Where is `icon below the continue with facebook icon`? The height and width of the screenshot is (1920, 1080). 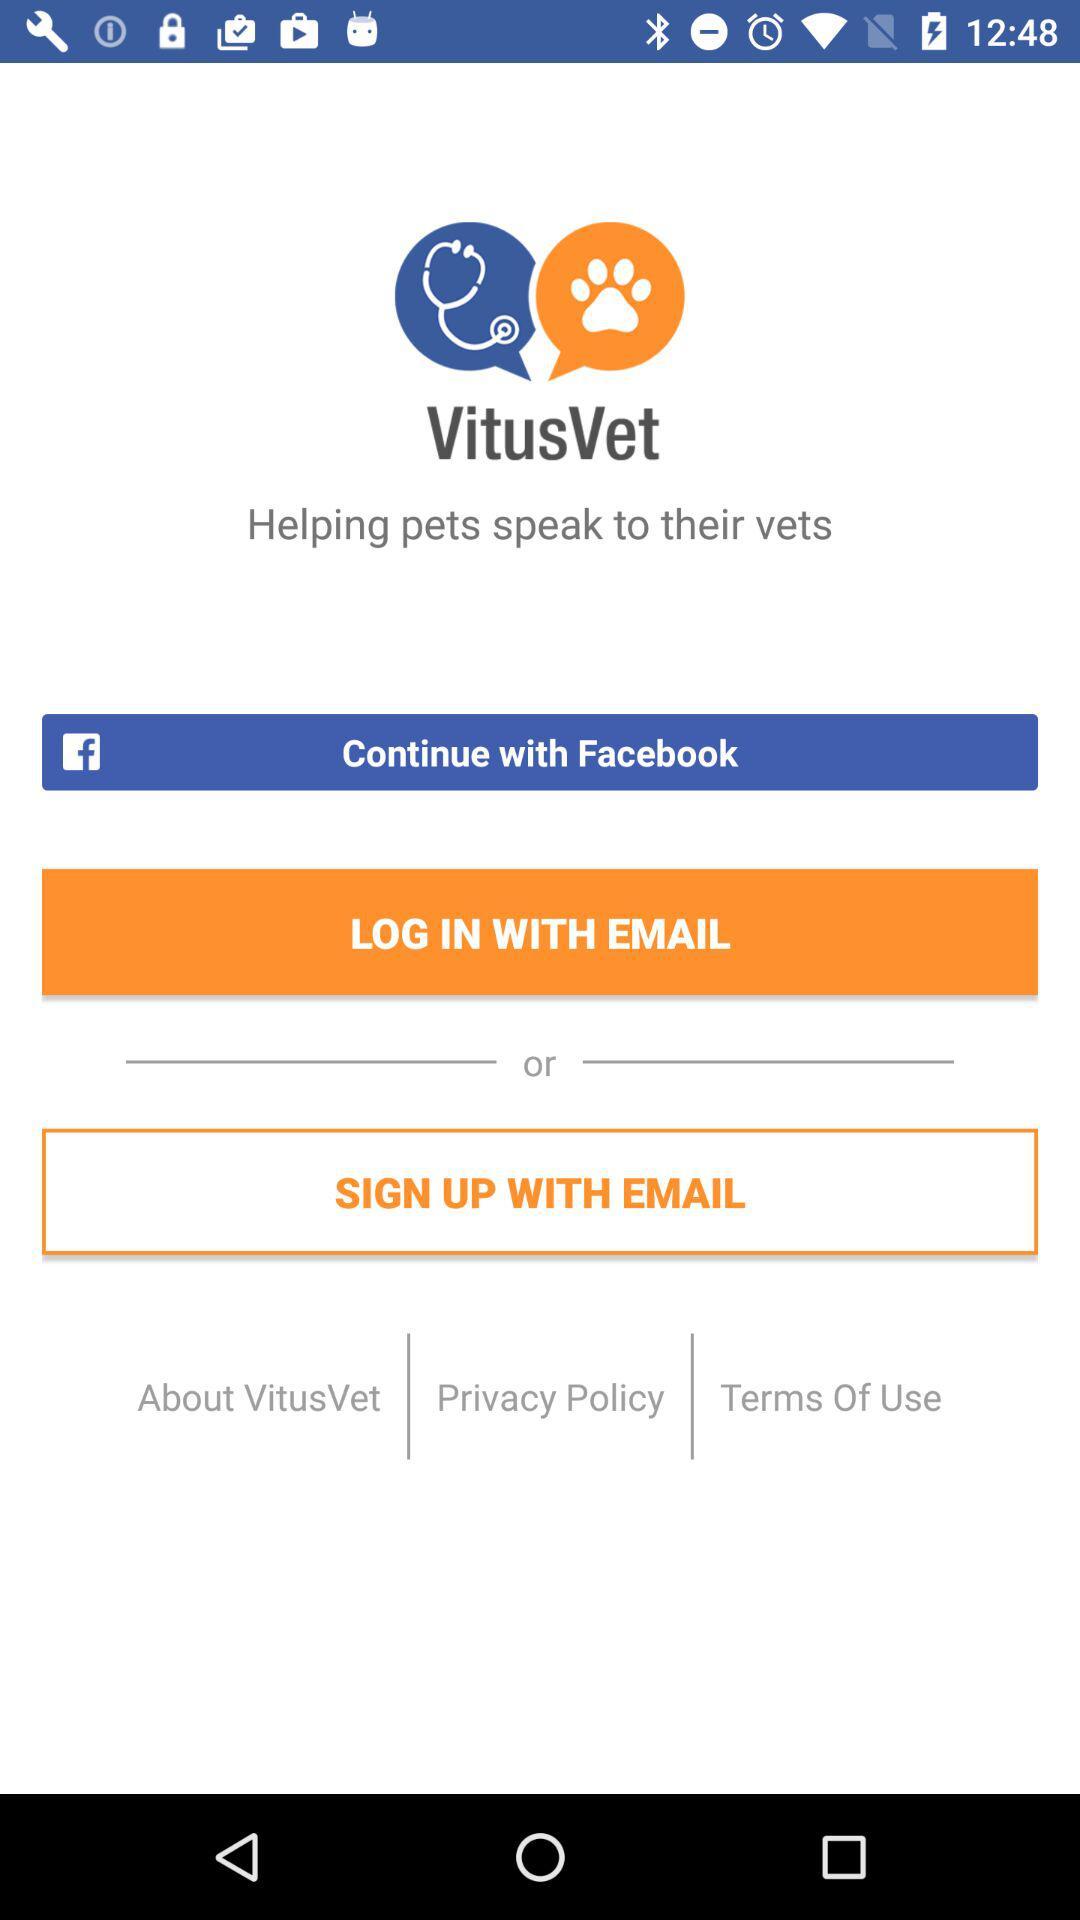
icon below the continue with facebook icon is located at coordinates (540, 931).